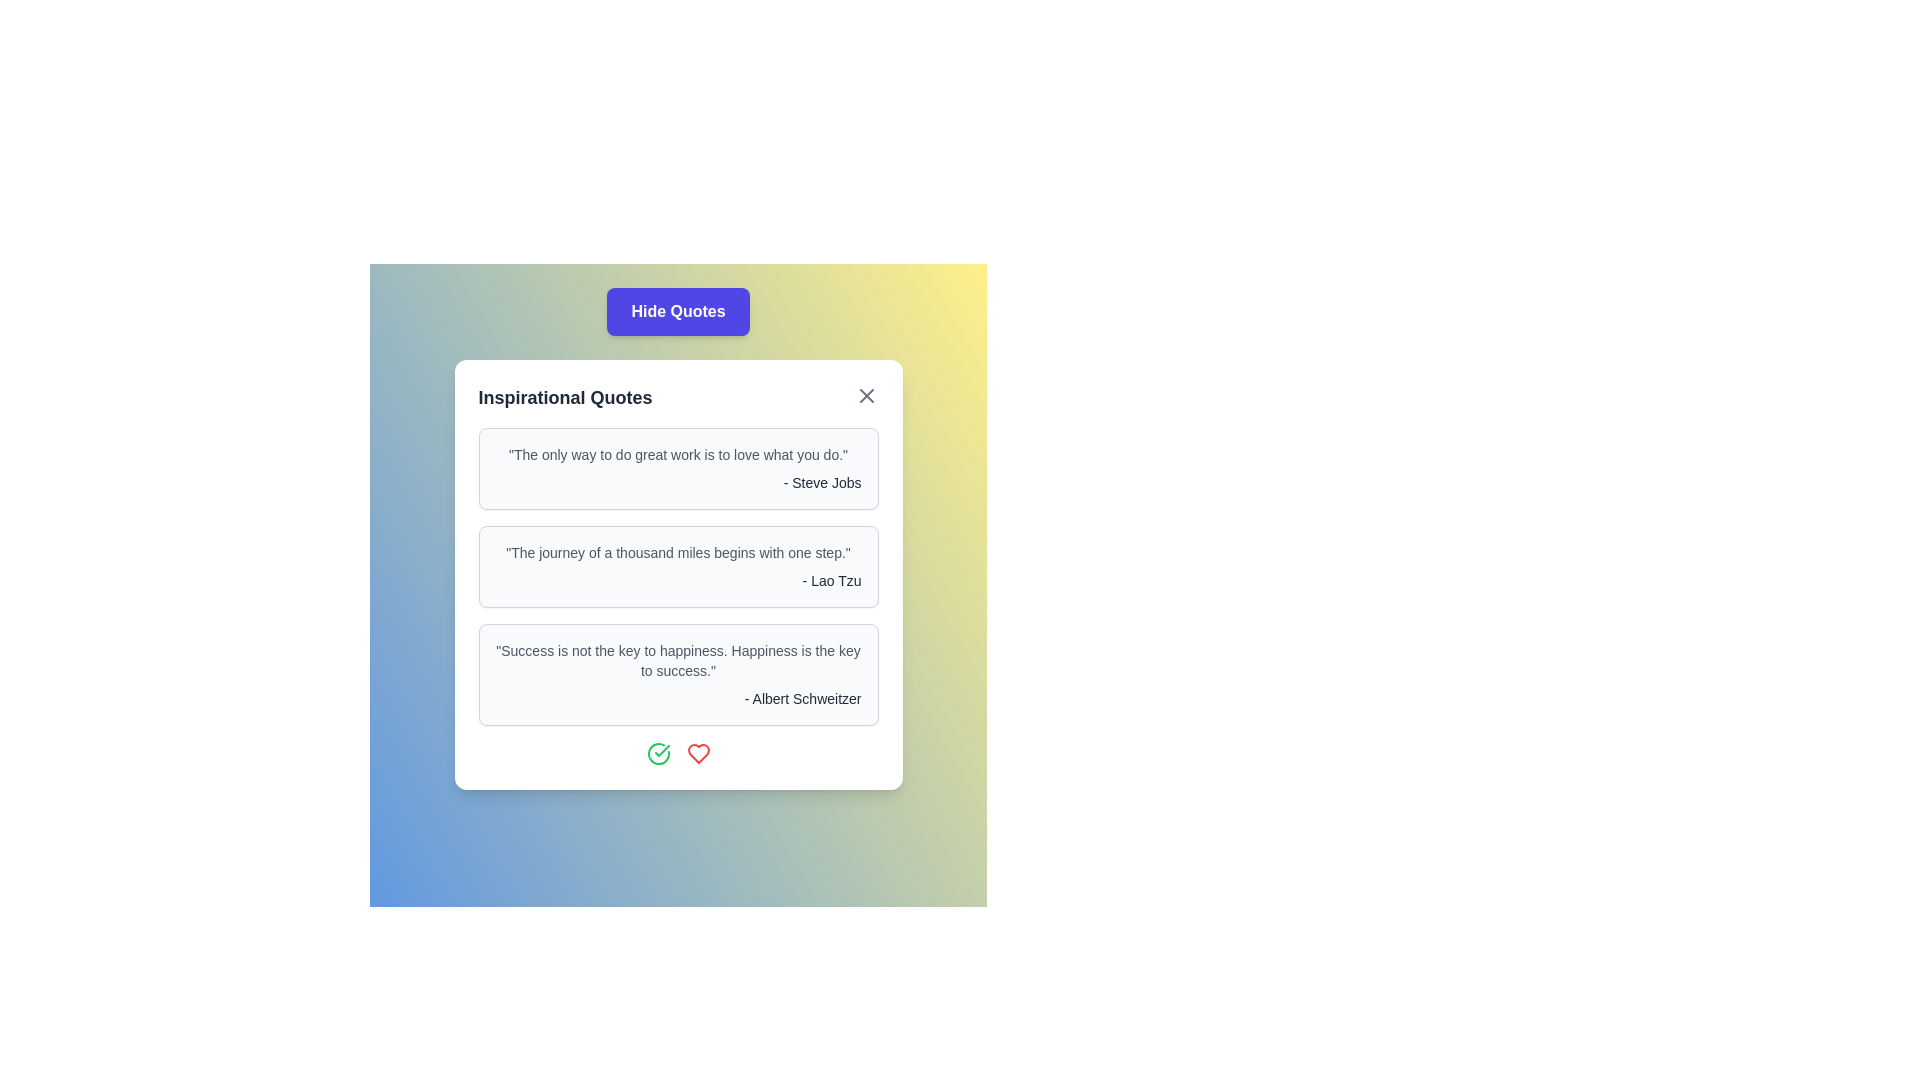 Image resolution: width=1920 pixels, height=1080 pixels. What do you see at coordinates (678, 675) in the screenshot?
I see `text content of the third quote box within the 'Inspirational Quotes' section, positioned below the second quote and above the action buttons` at bounding box center [678, 675].